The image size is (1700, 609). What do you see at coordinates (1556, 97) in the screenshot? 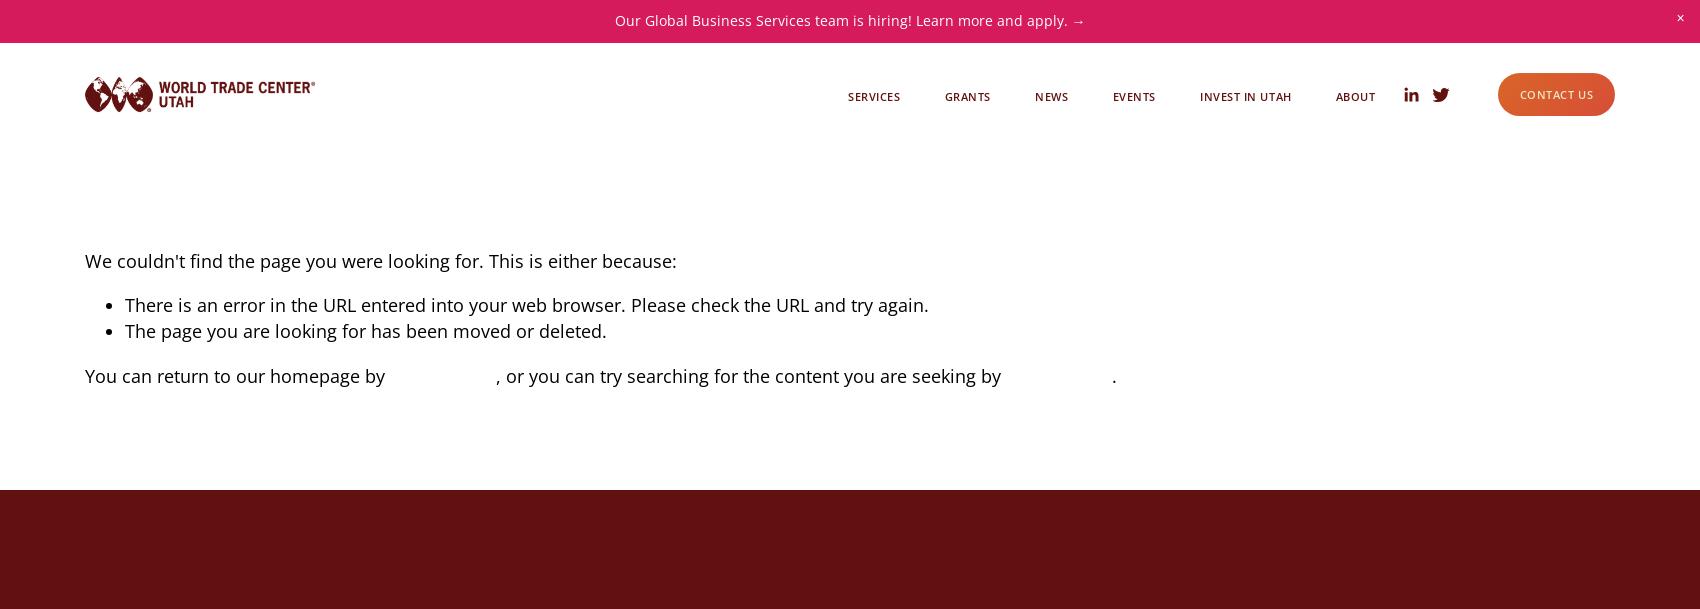
I see `'Contact Us'` at bounding box center [1556, 97].